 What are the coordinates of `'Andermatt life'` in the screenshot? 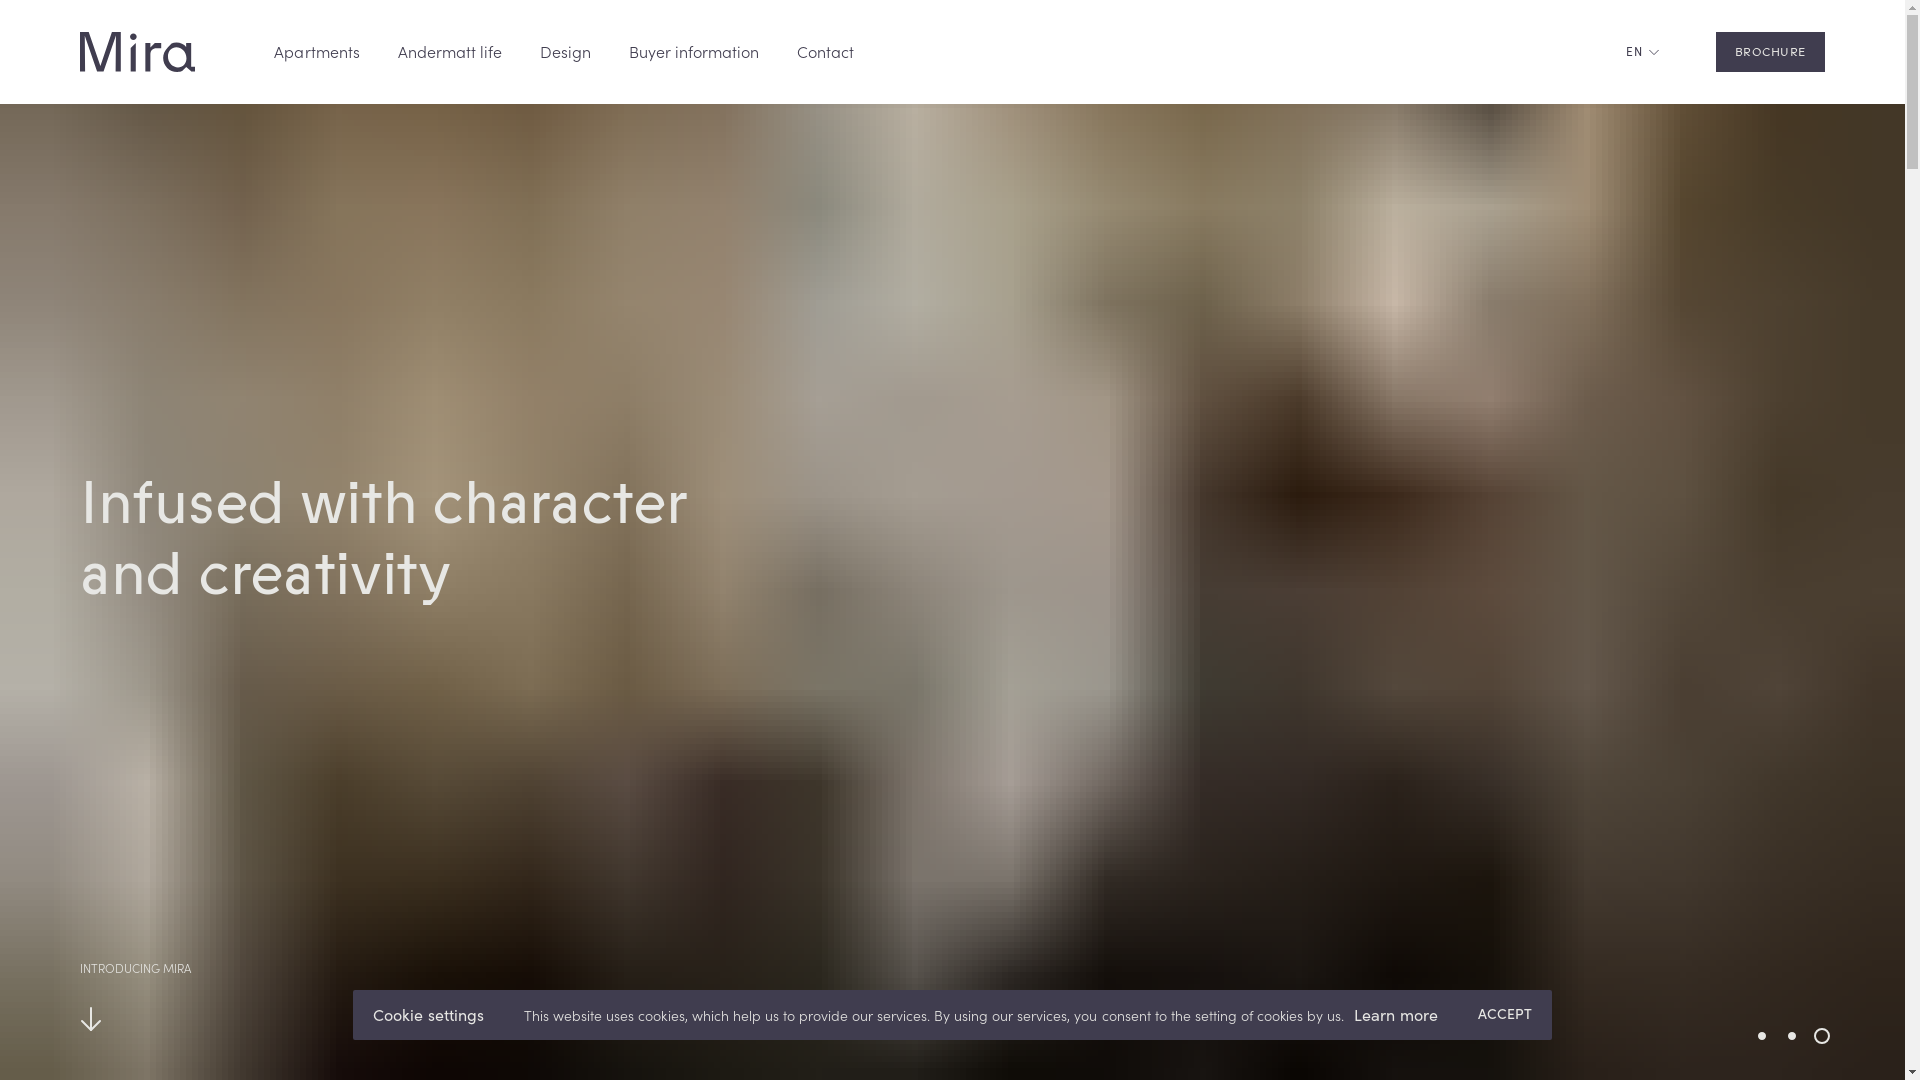 It's located at (398, 50).